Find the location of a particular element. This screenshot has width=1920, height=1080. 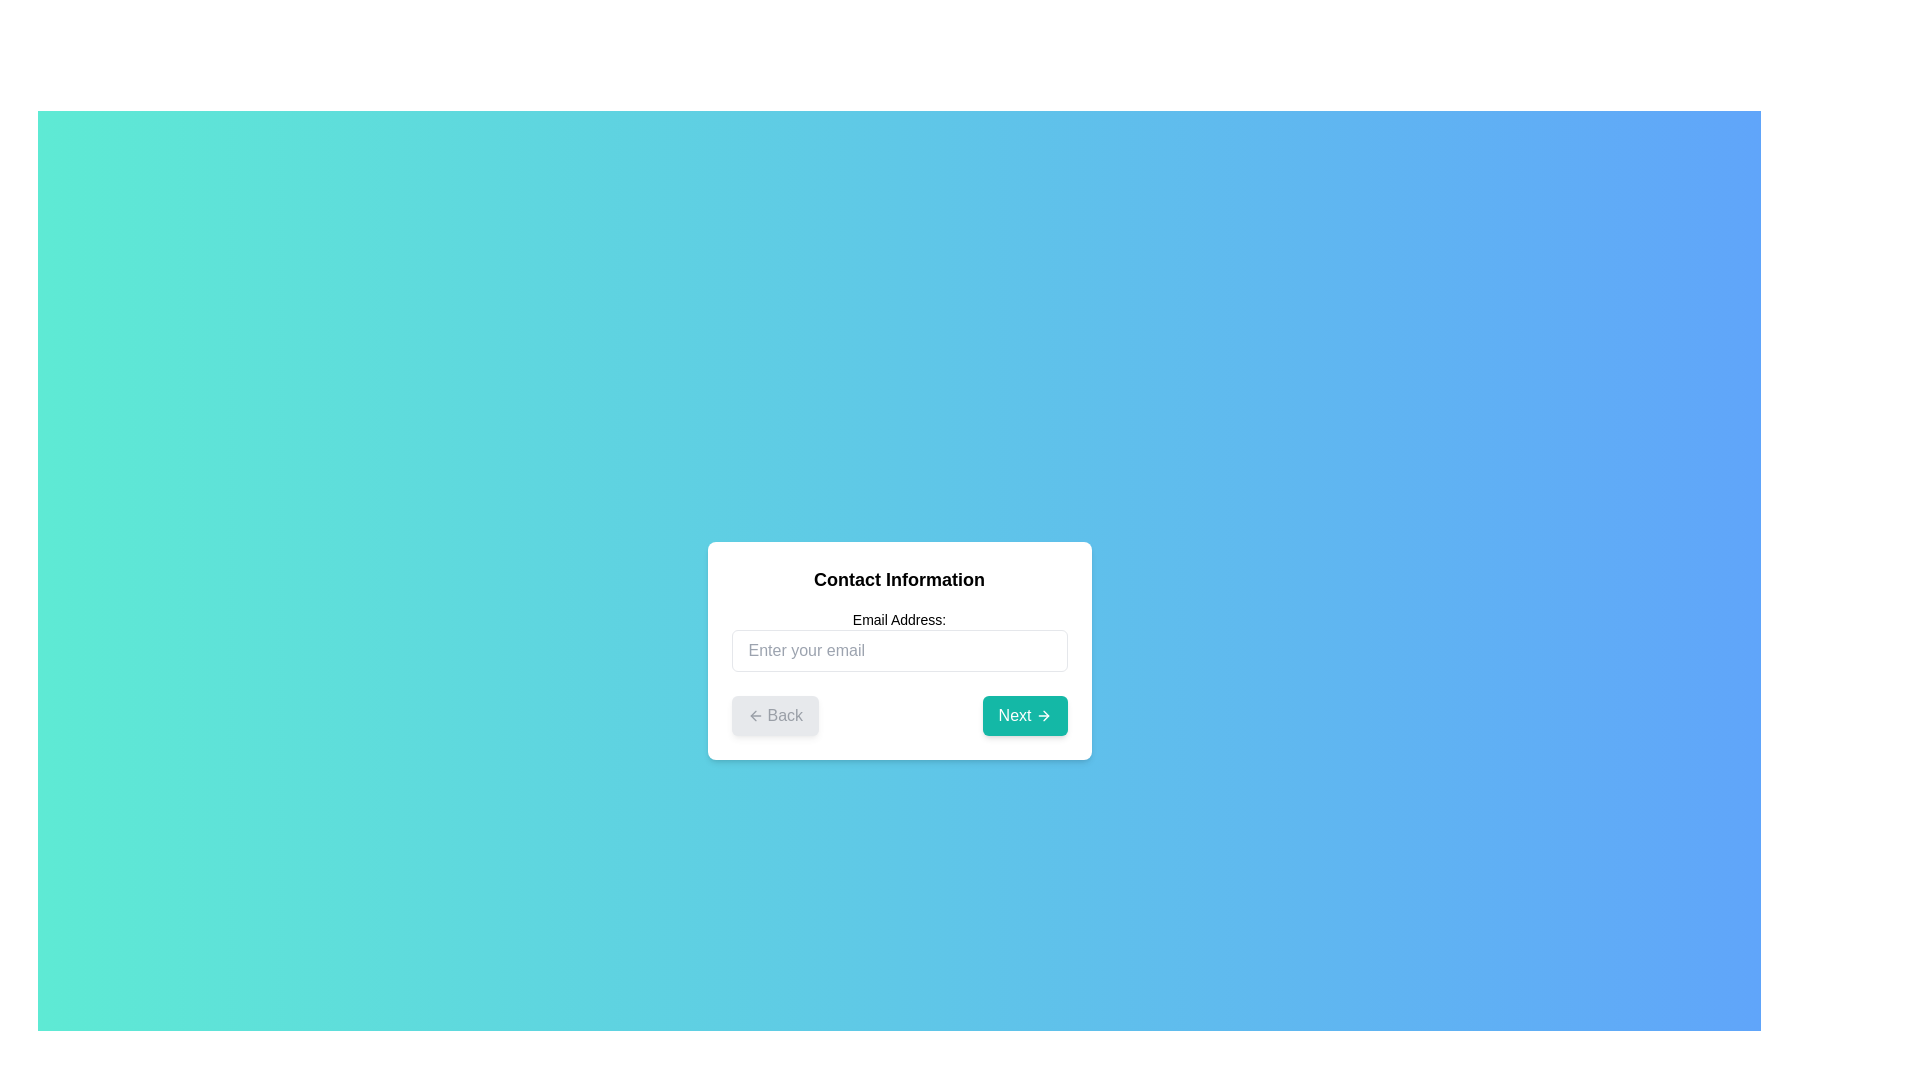

the 'Next' button located to the right of the disabled 'Back' button at the bottom of the white rectangular form is located at coordinates (1025, 715).